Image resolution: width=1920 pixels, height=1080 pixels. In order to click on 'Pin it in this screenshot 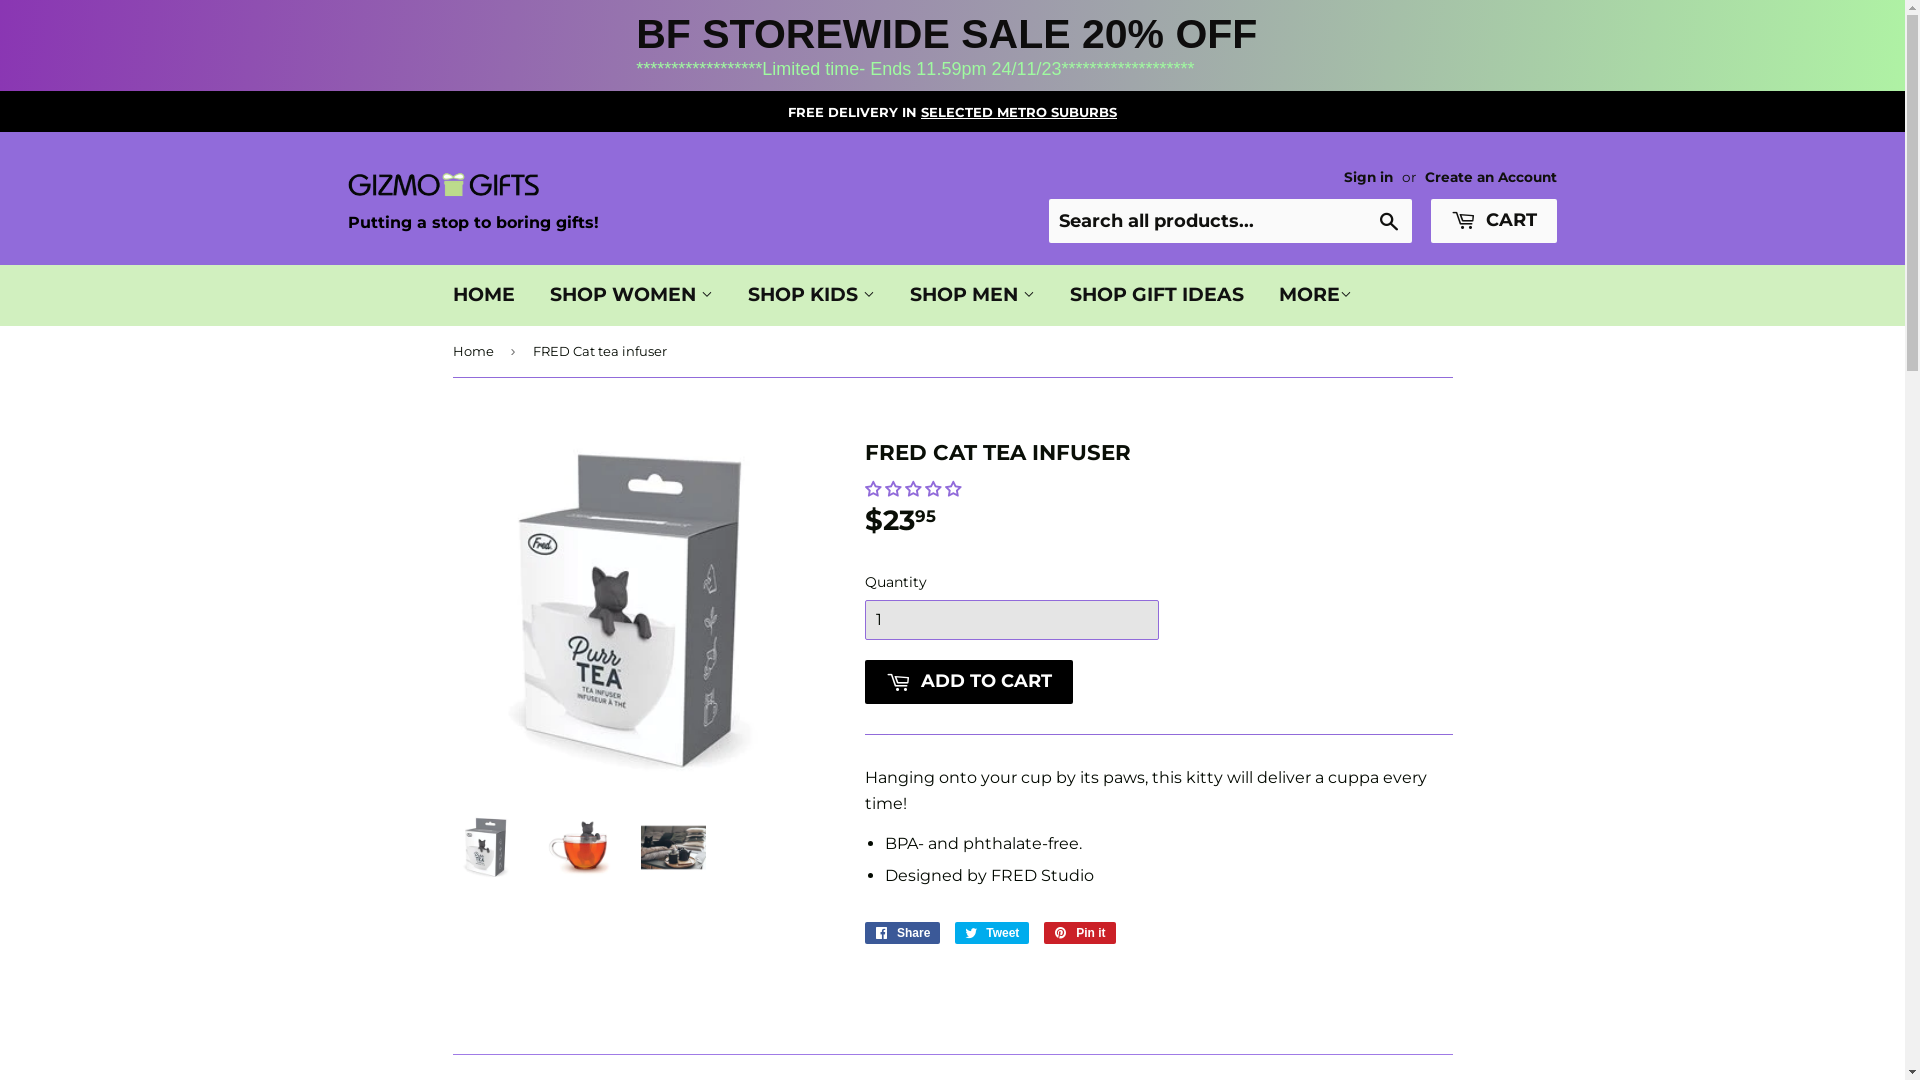, I will do `click(1079, 933)`.